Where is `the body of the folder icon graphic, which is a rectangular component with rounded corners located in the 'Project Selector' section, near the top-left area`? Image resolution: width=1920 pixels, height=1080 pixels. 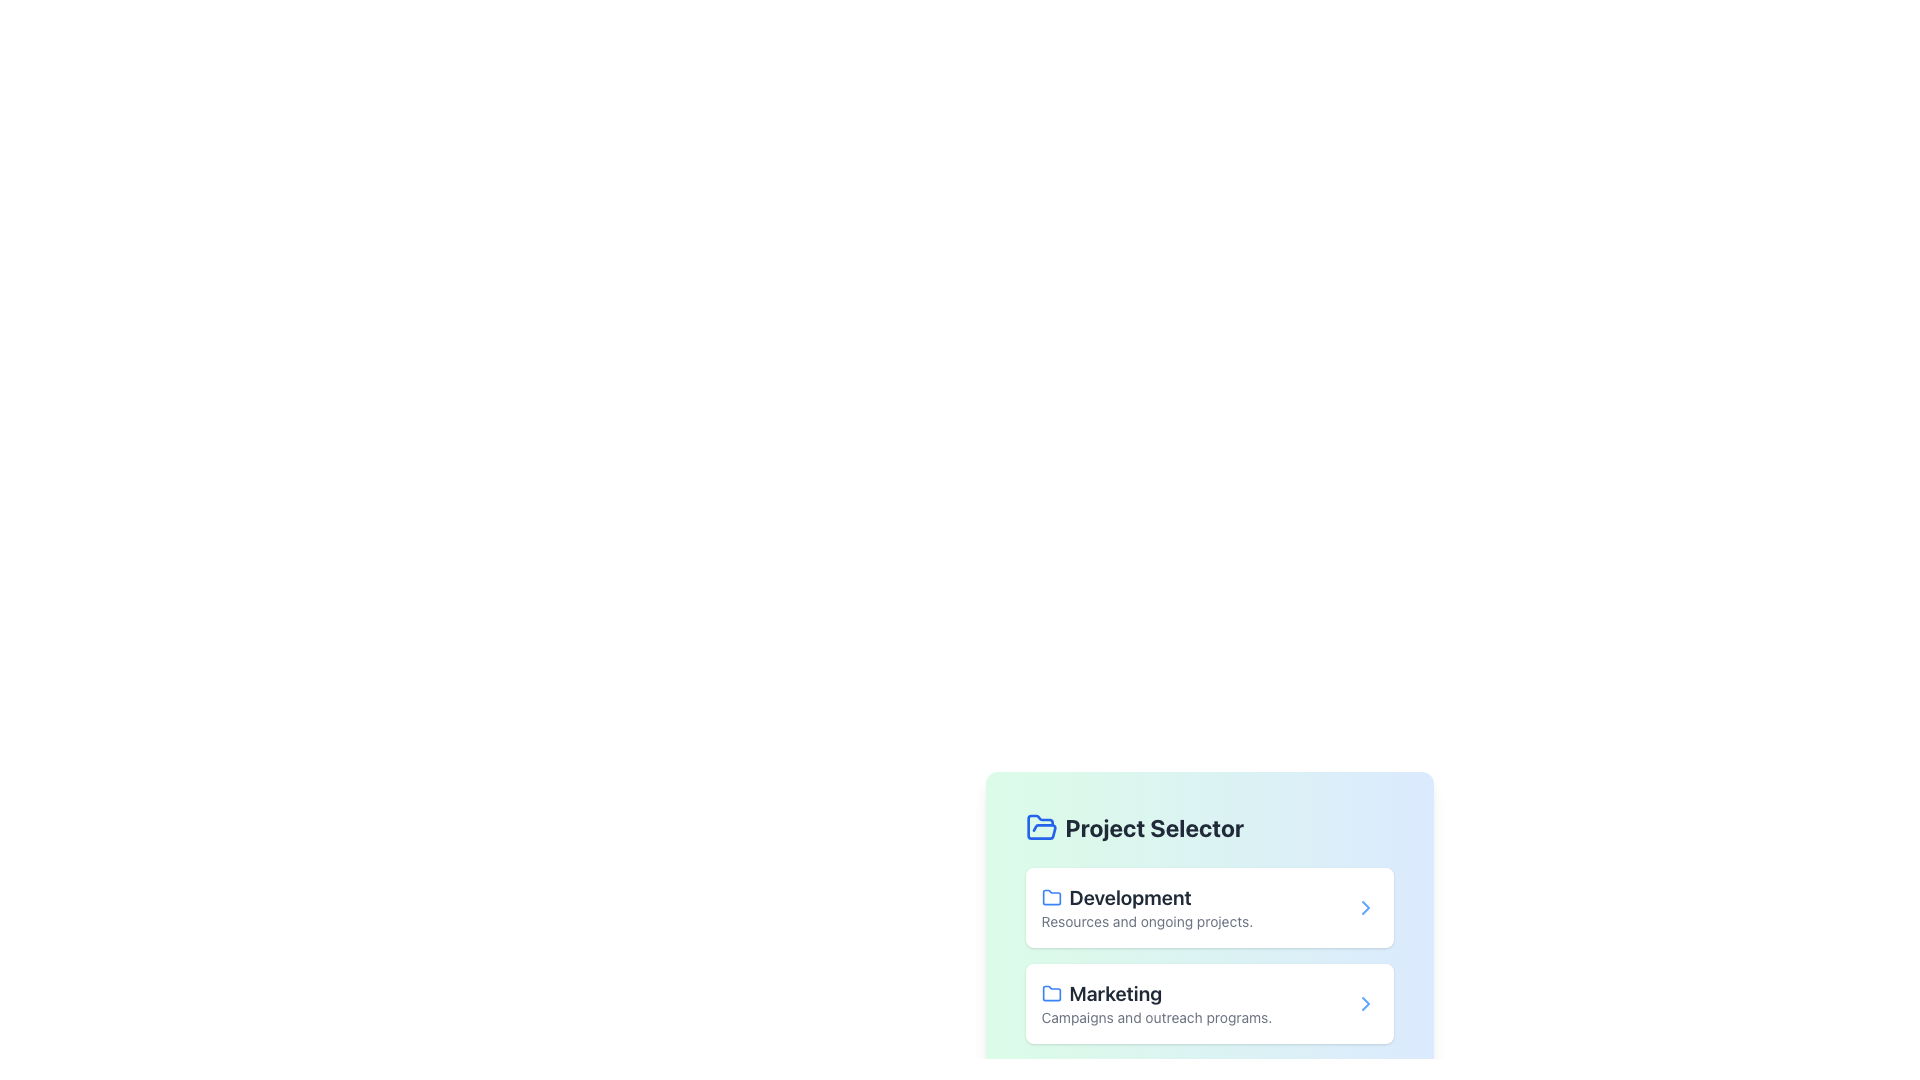 the body of the folder icon graphic, which is a rectangular component with rounded corners located in the 'Project Selector' section, near the top-left area is located at coordinates (1050, 993).